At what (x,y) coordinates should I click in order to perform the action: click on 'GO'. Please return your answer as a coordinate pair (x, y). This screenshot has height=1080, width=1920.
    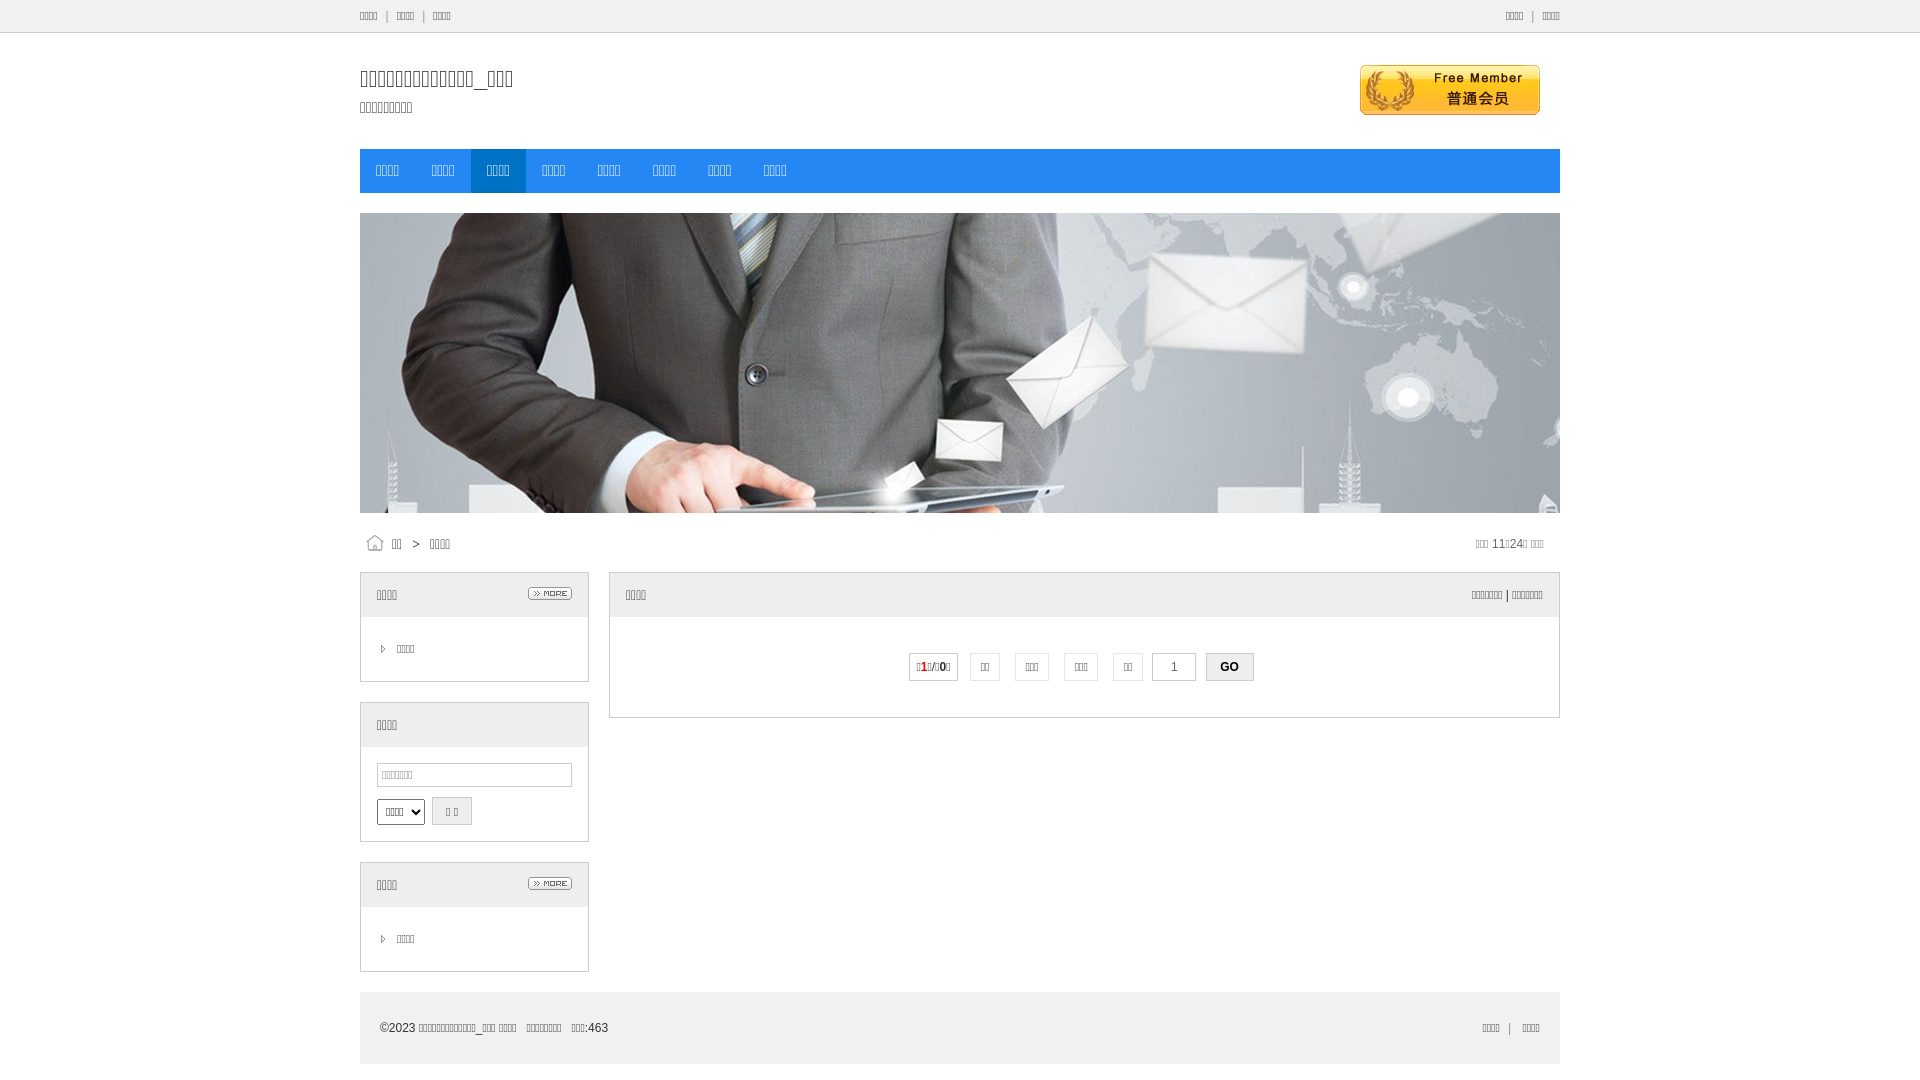
    Looking at the image, I should click on (1228, 667).